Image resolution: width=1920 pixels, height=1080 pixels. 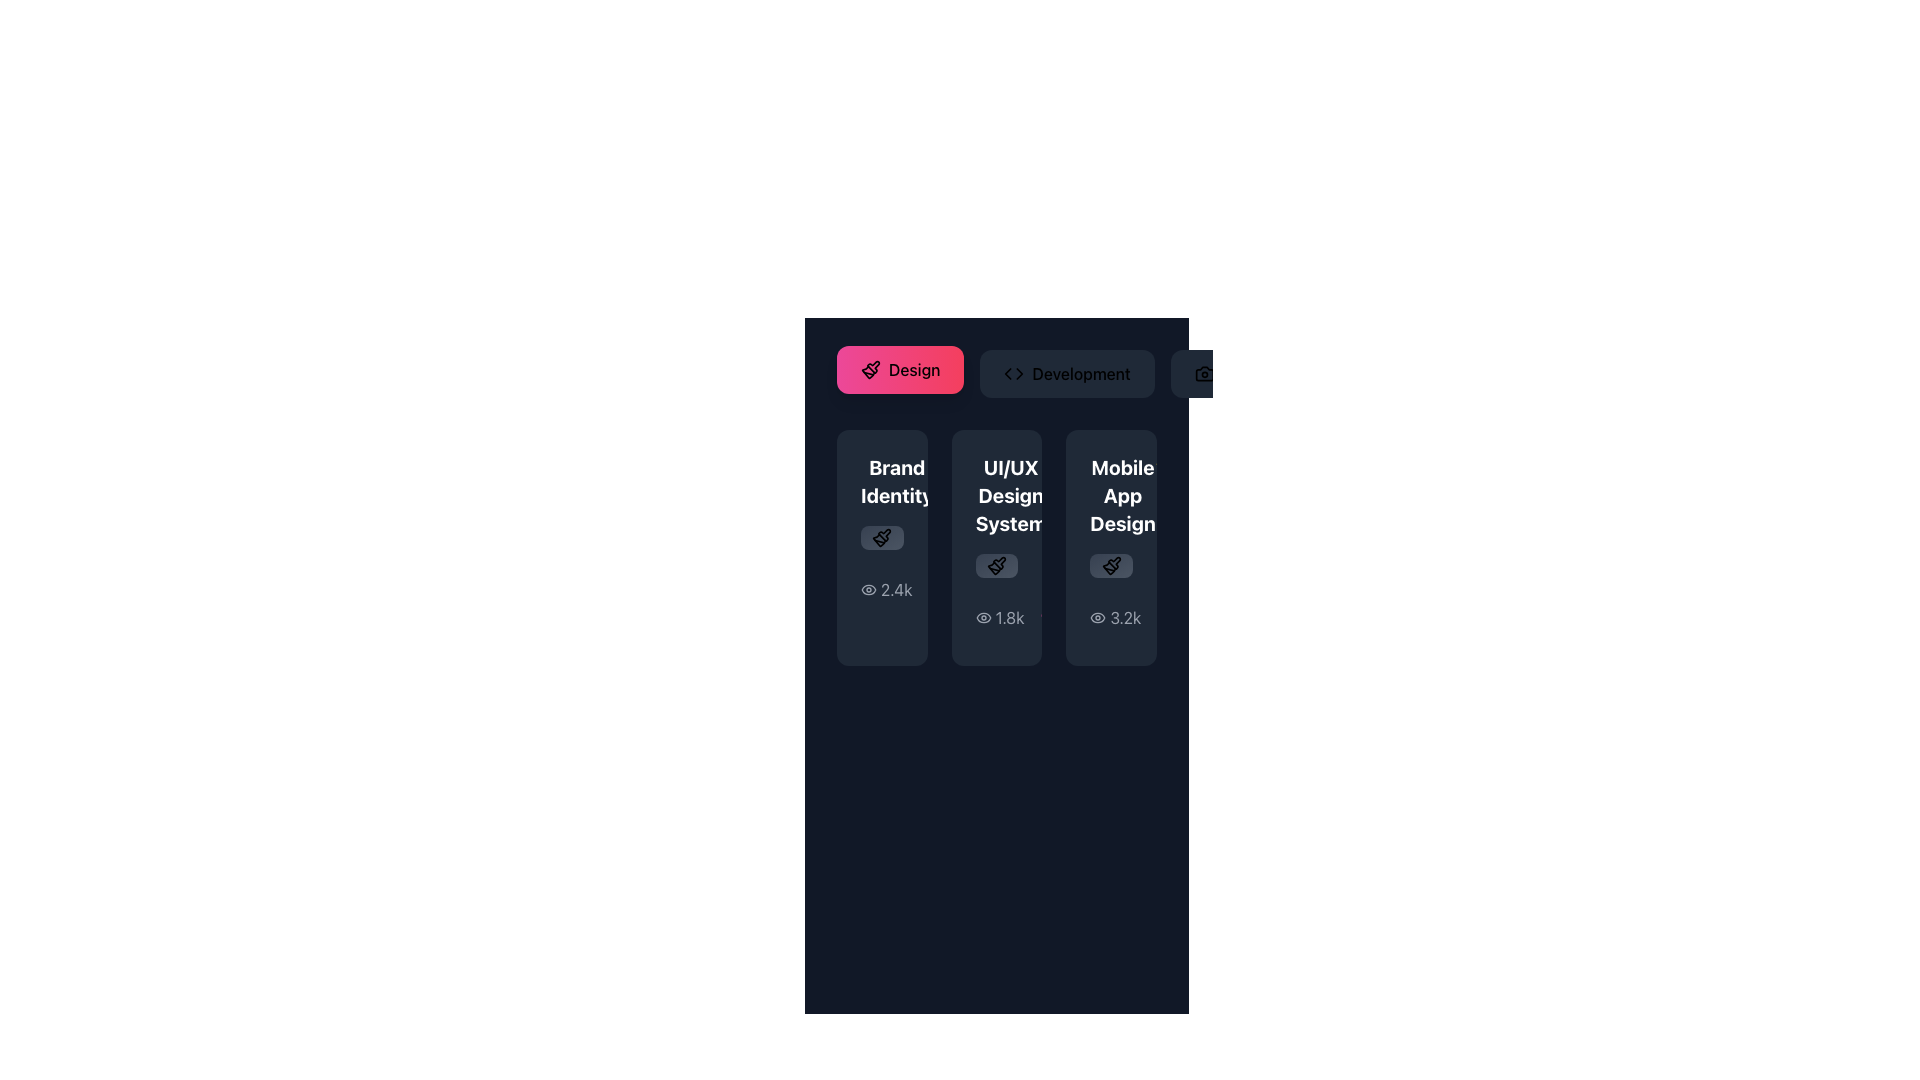 What do you see at coordinates (881, 532) in the screenshot?
I see `the Decorative badge with text that features a paintbrush icon and the label '2.4k', located under the 'Brand Identity' heading in the first column` at bounding box center [881, 532].